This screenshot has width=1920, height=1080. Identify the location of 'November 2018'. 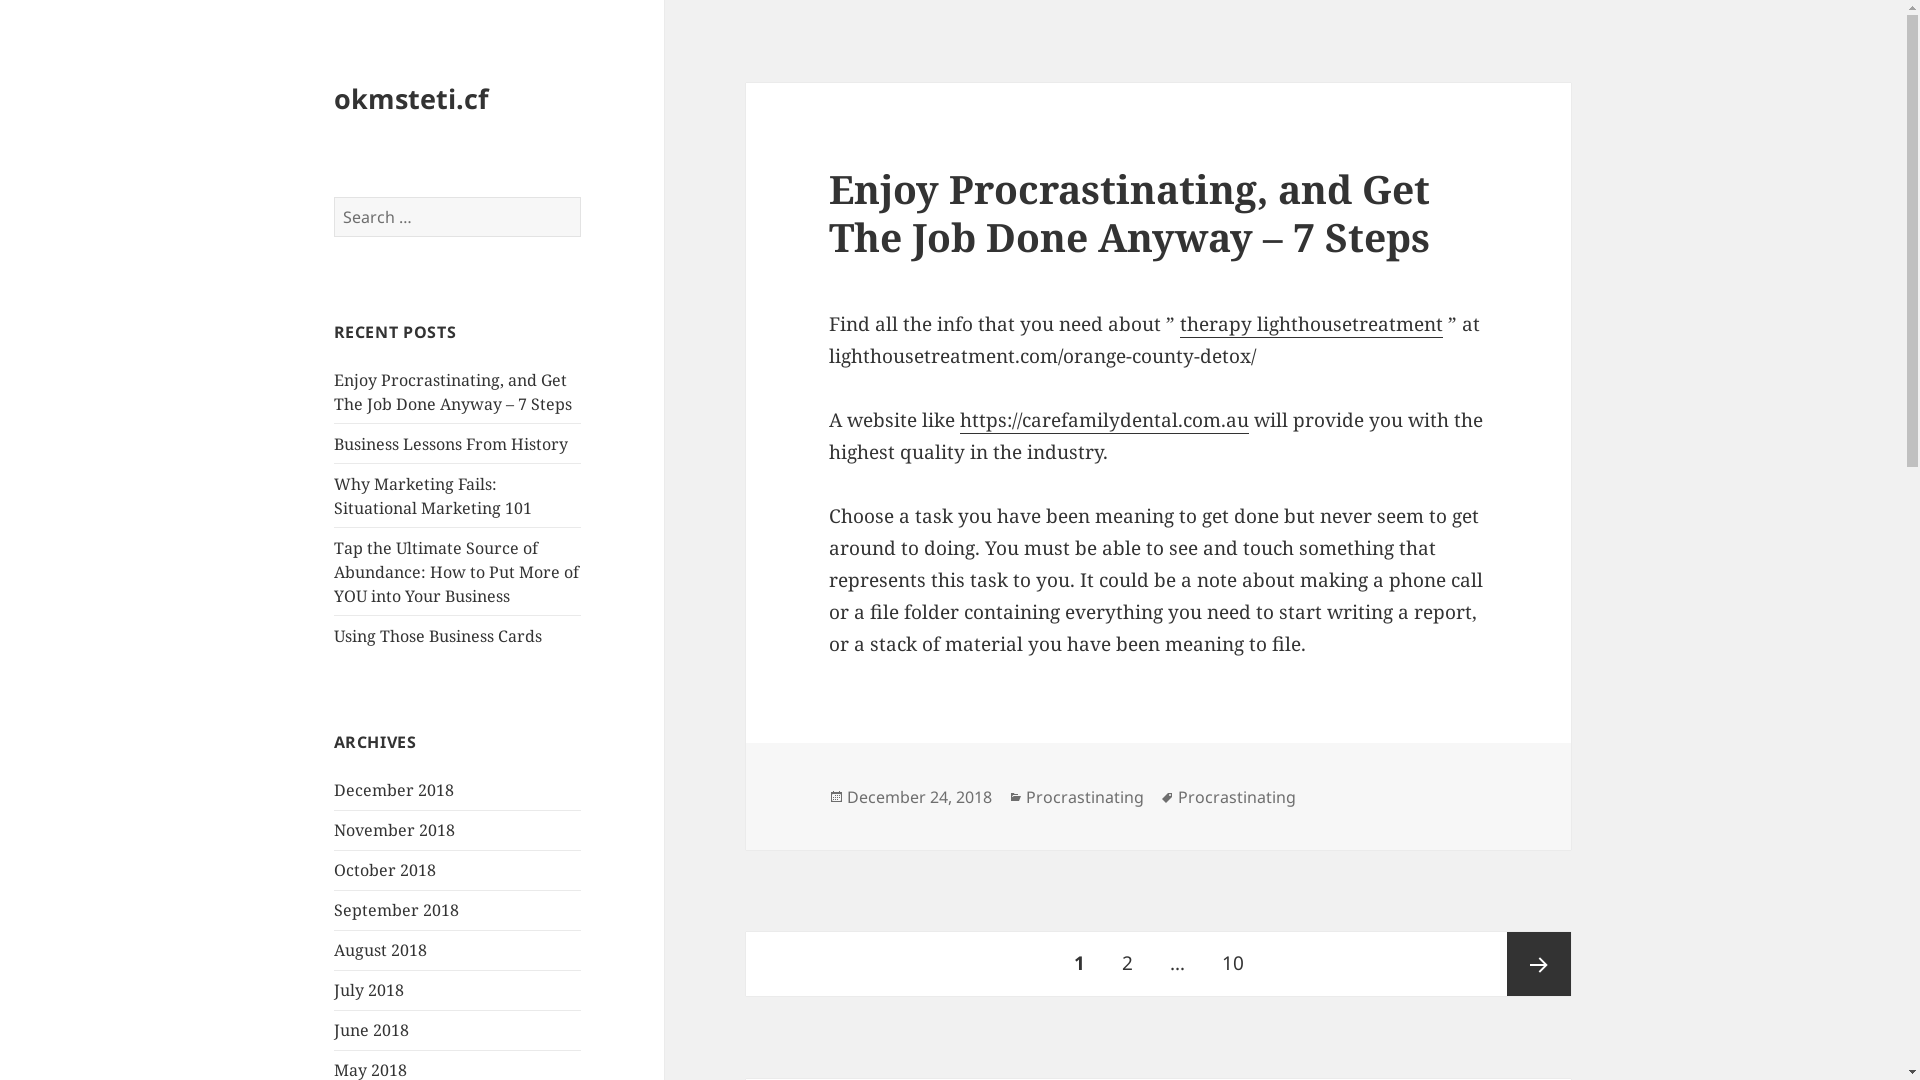
(394, 829).